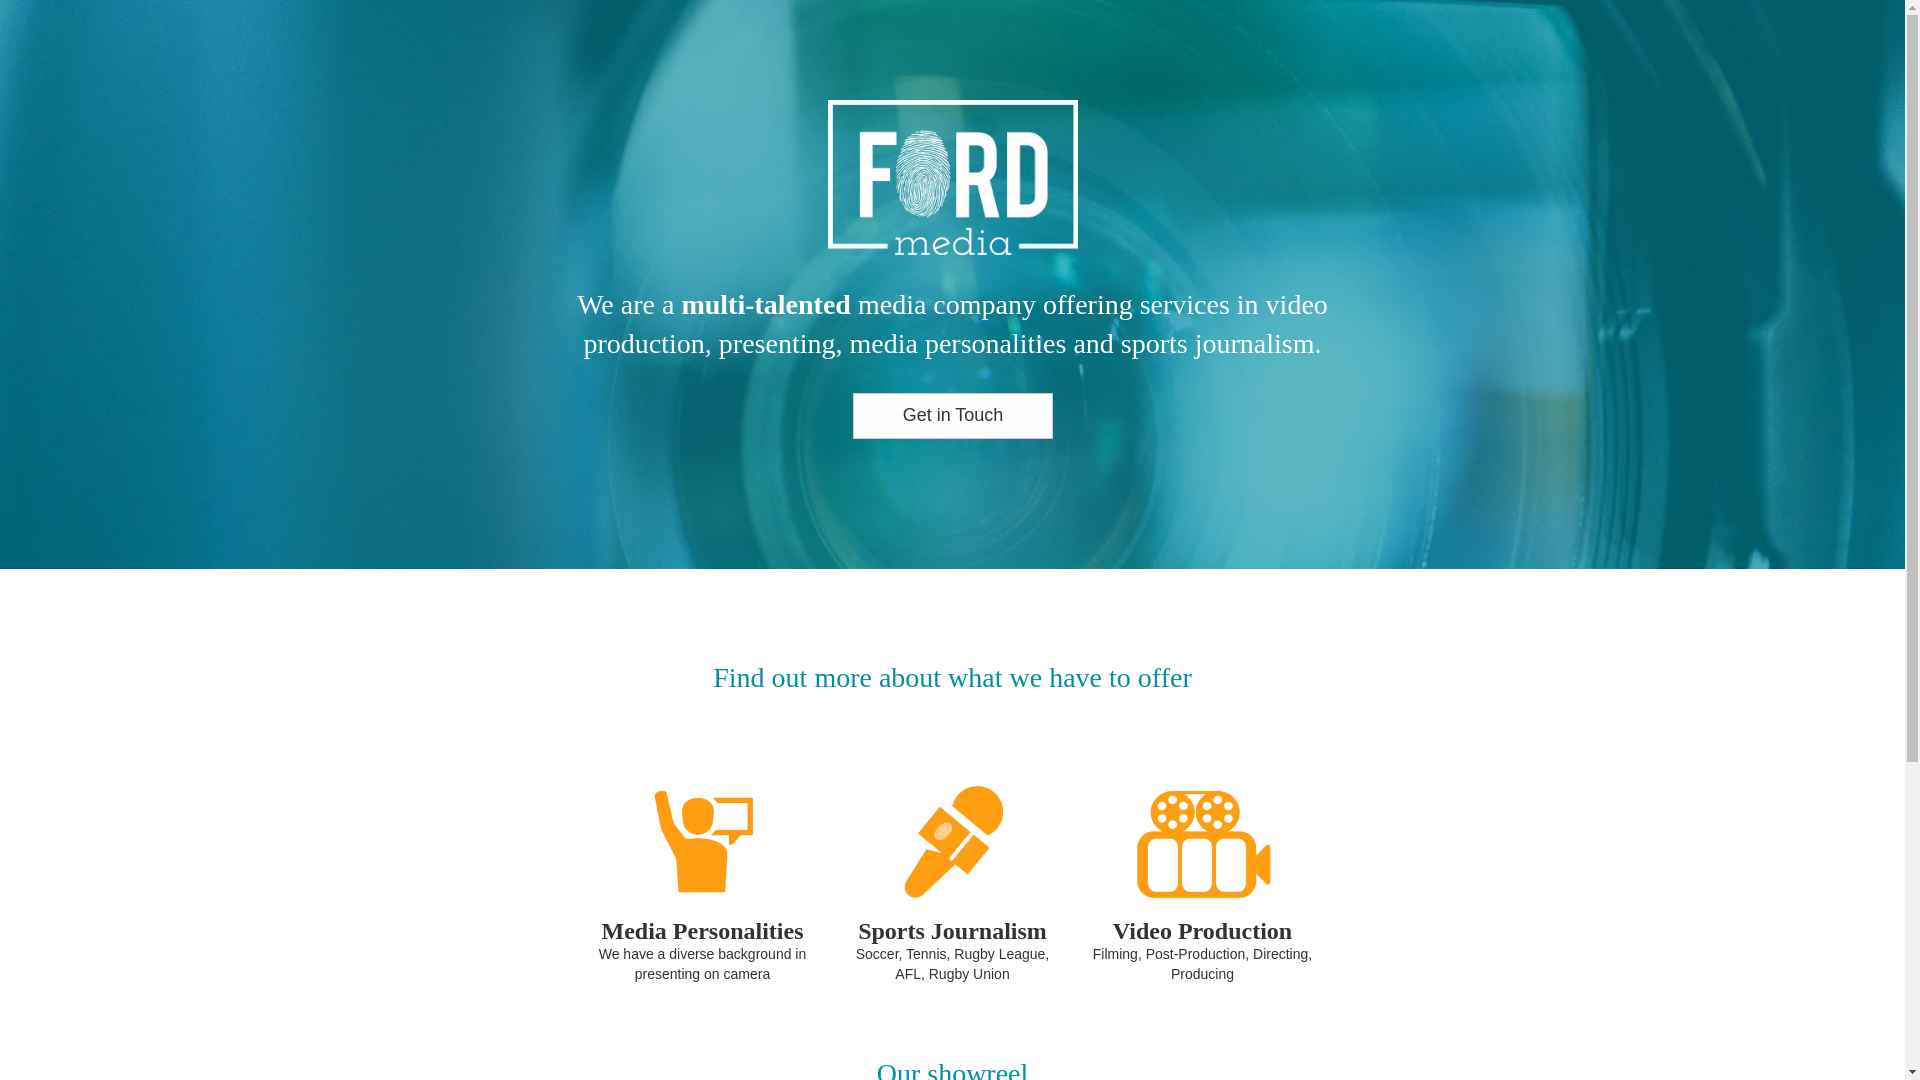 The height and width of the screenshot is (1080, 1920). What do you see at coordinates (950, 415) in the screenshot?
I see `'Get in Touch'` at bounding box center [950, 415].